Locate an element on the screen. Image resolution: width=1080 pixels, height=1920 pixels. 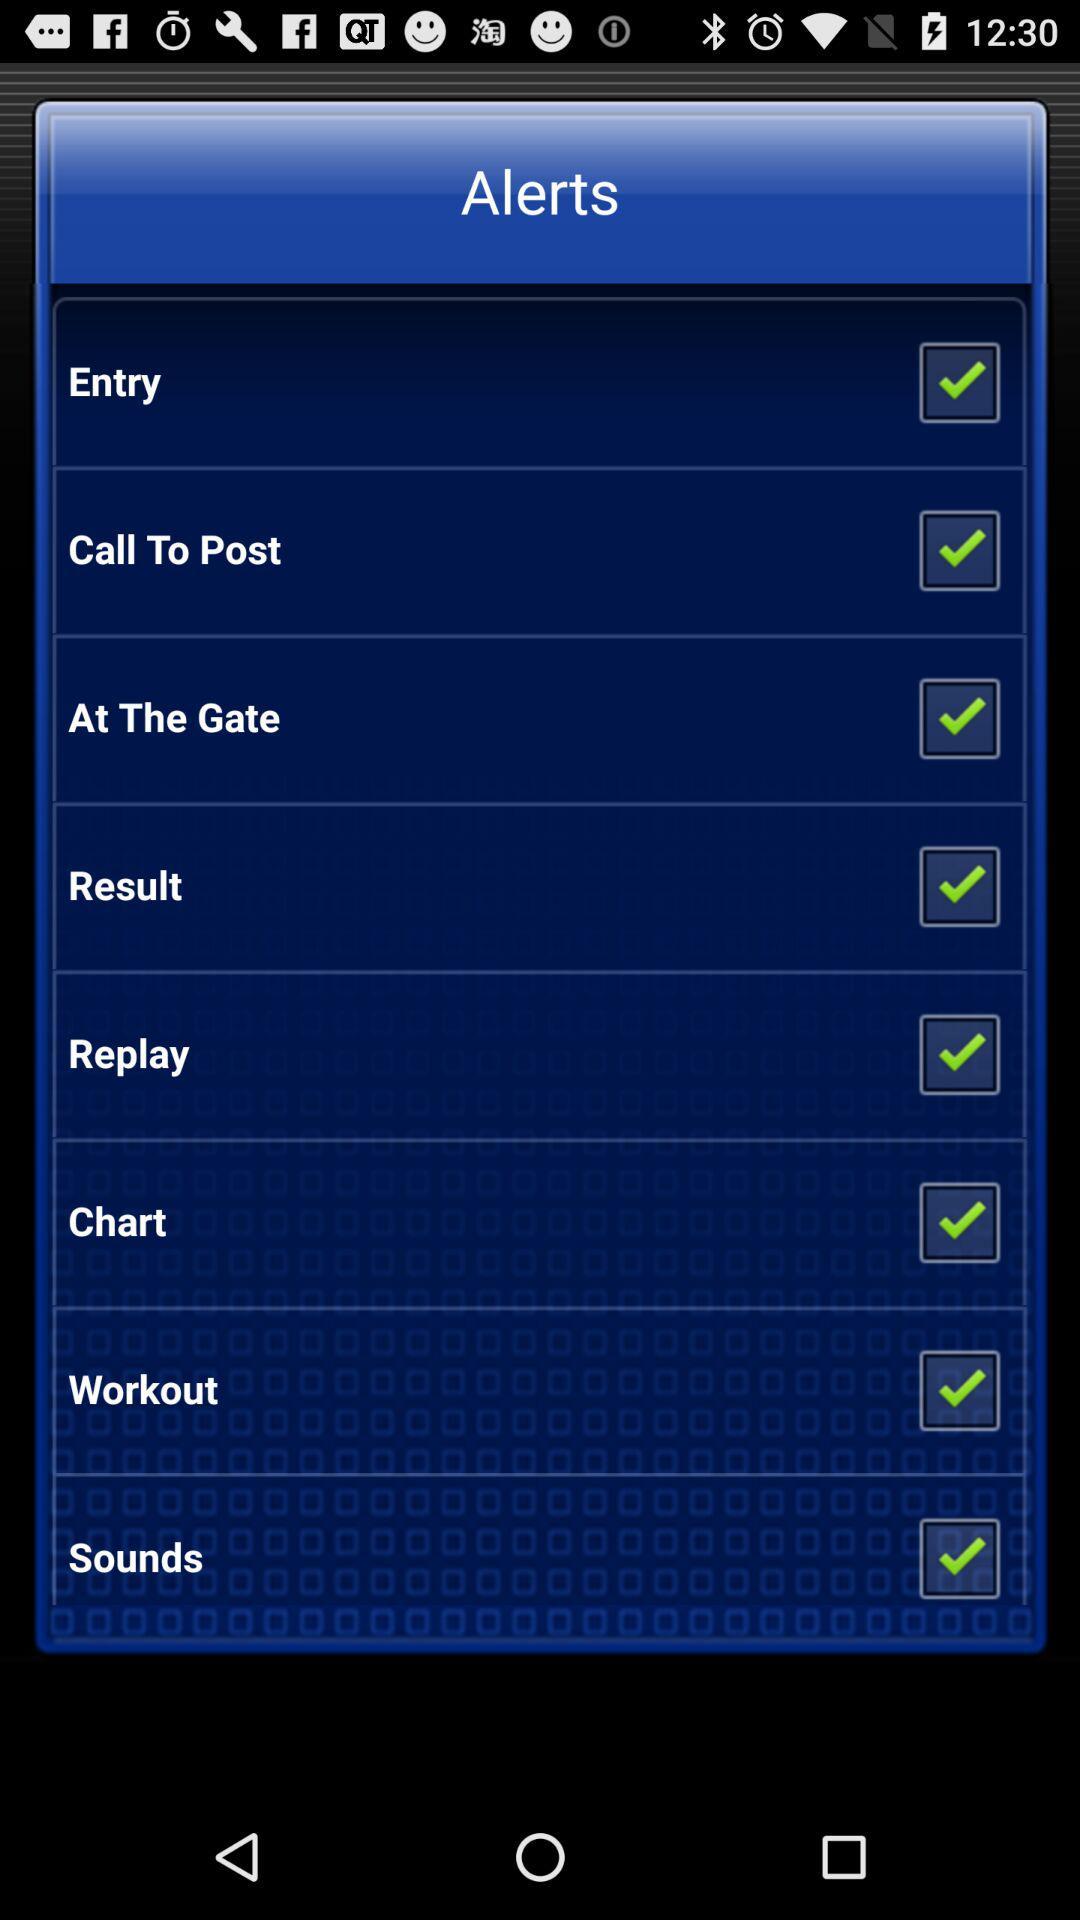
alert is located at coordinates (957, 1219).